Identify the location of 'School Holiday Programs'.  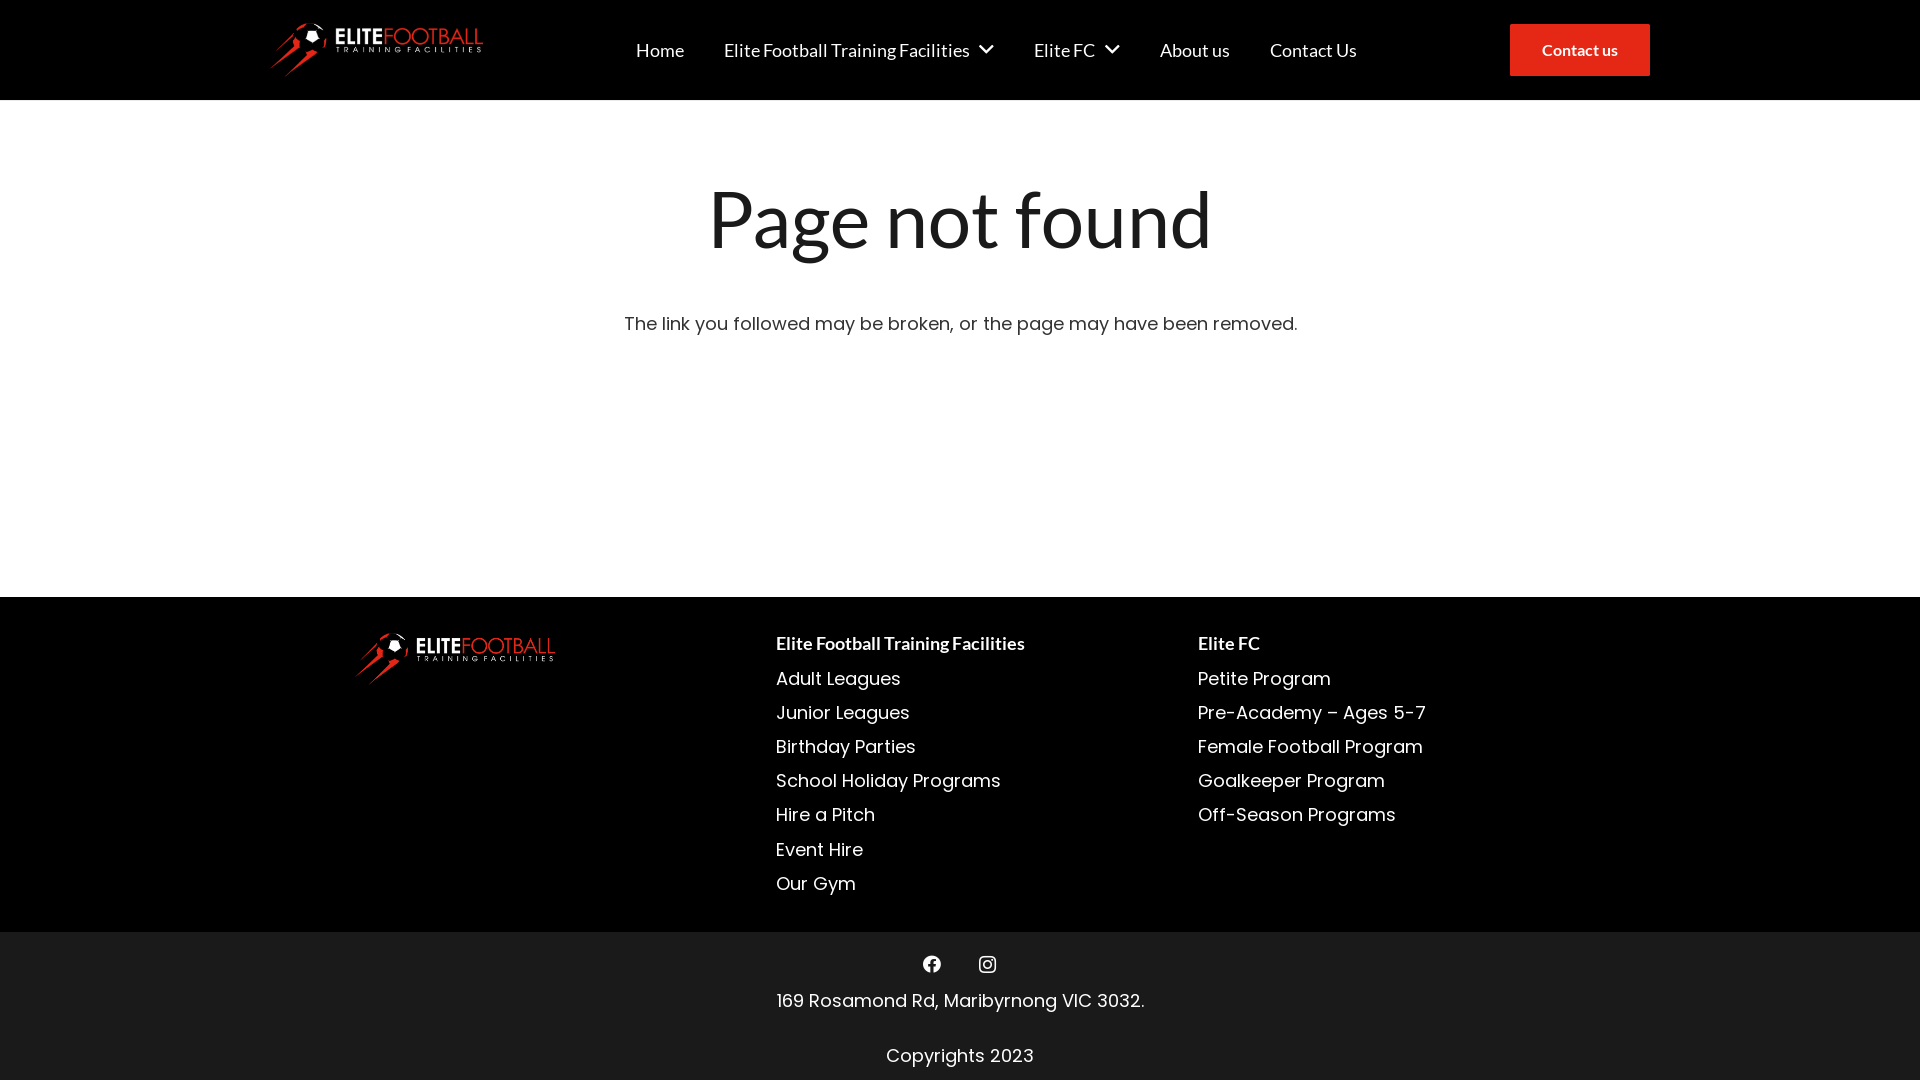
(887, 779).